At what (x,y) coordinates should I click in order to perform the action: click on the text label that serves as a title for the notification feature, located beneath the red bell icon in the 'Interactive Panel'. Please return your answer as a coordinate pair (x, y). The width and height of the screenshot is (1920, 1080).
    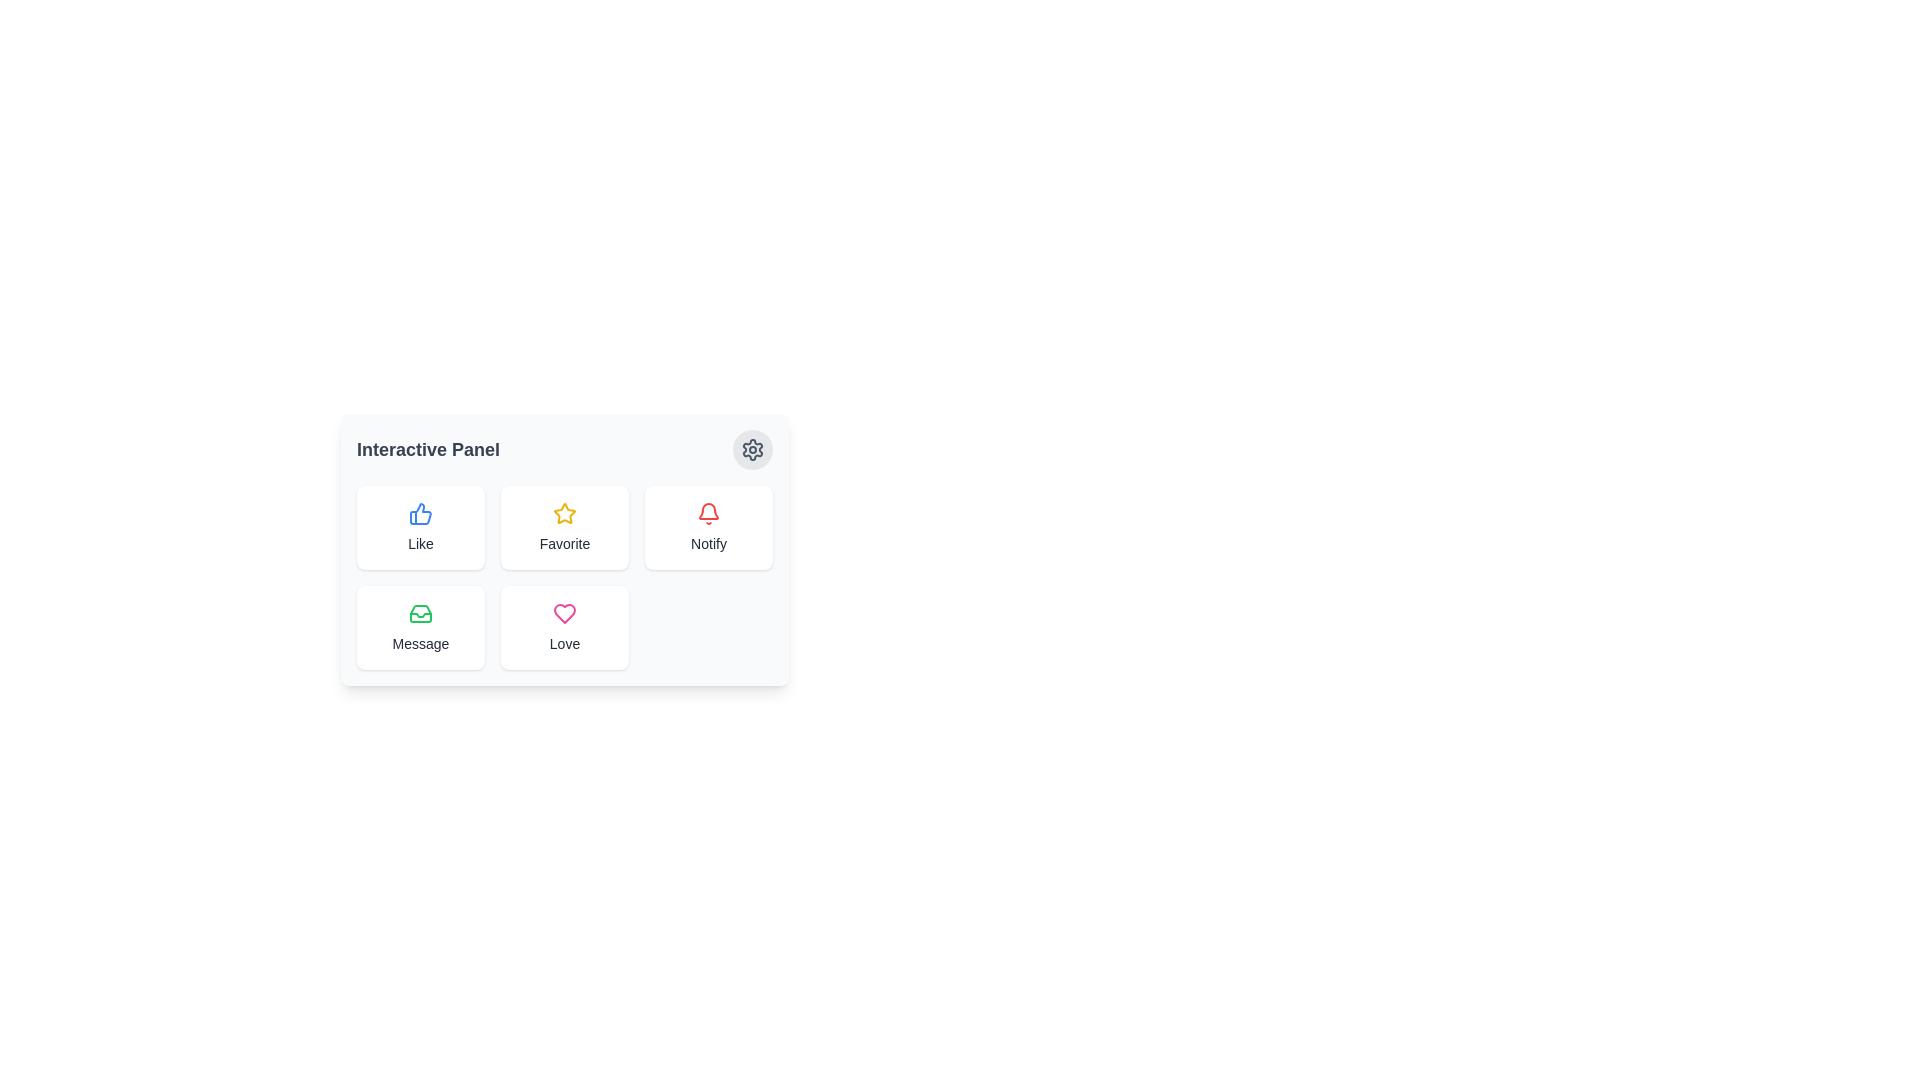
    Looking at the image, I should click on (709, 543).